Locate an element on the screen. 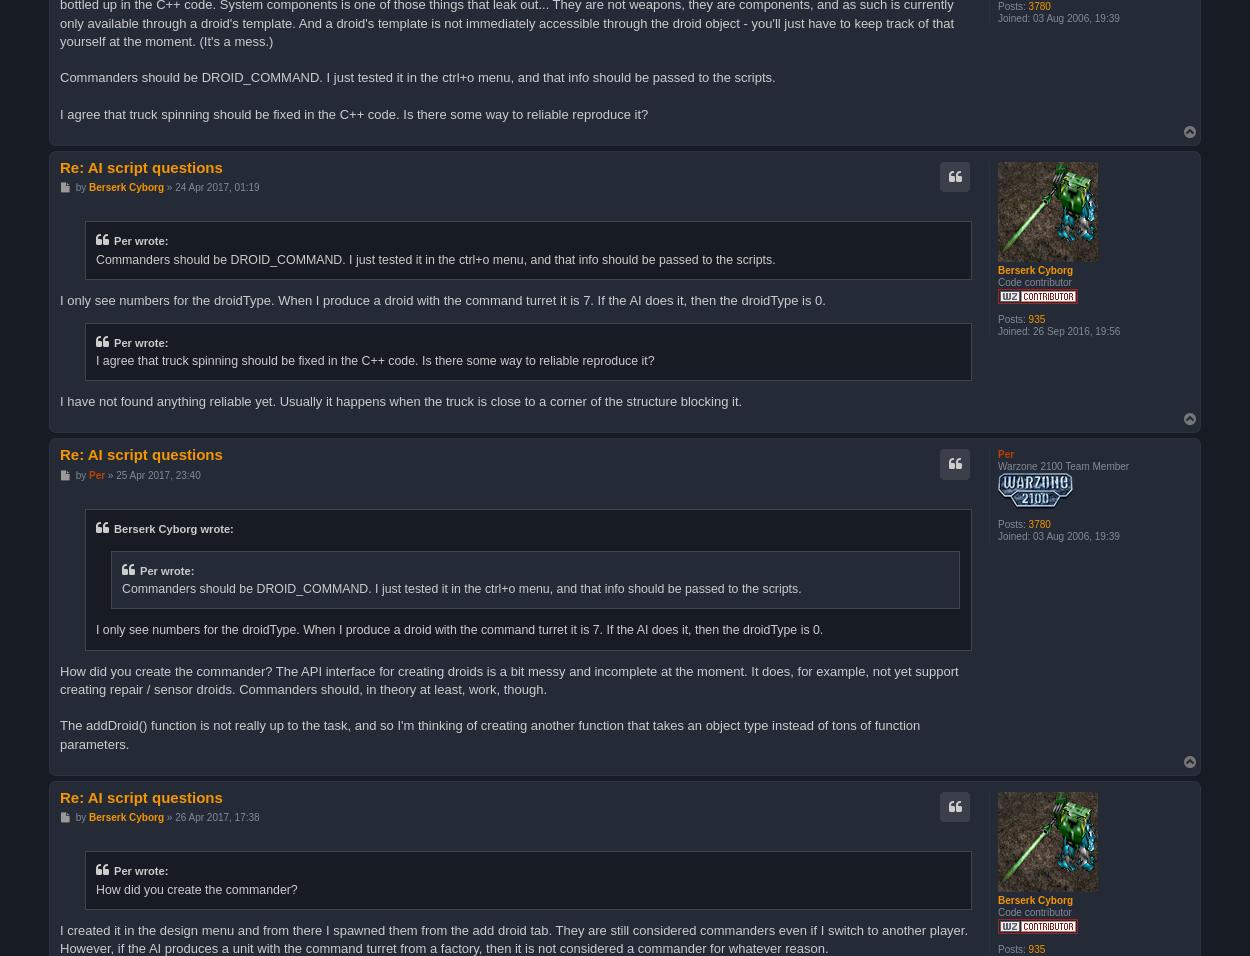 The height and width of the screenshot is (956, 1250). '24 Apr 2017, 01:19' is located at coordinates (216, 186).